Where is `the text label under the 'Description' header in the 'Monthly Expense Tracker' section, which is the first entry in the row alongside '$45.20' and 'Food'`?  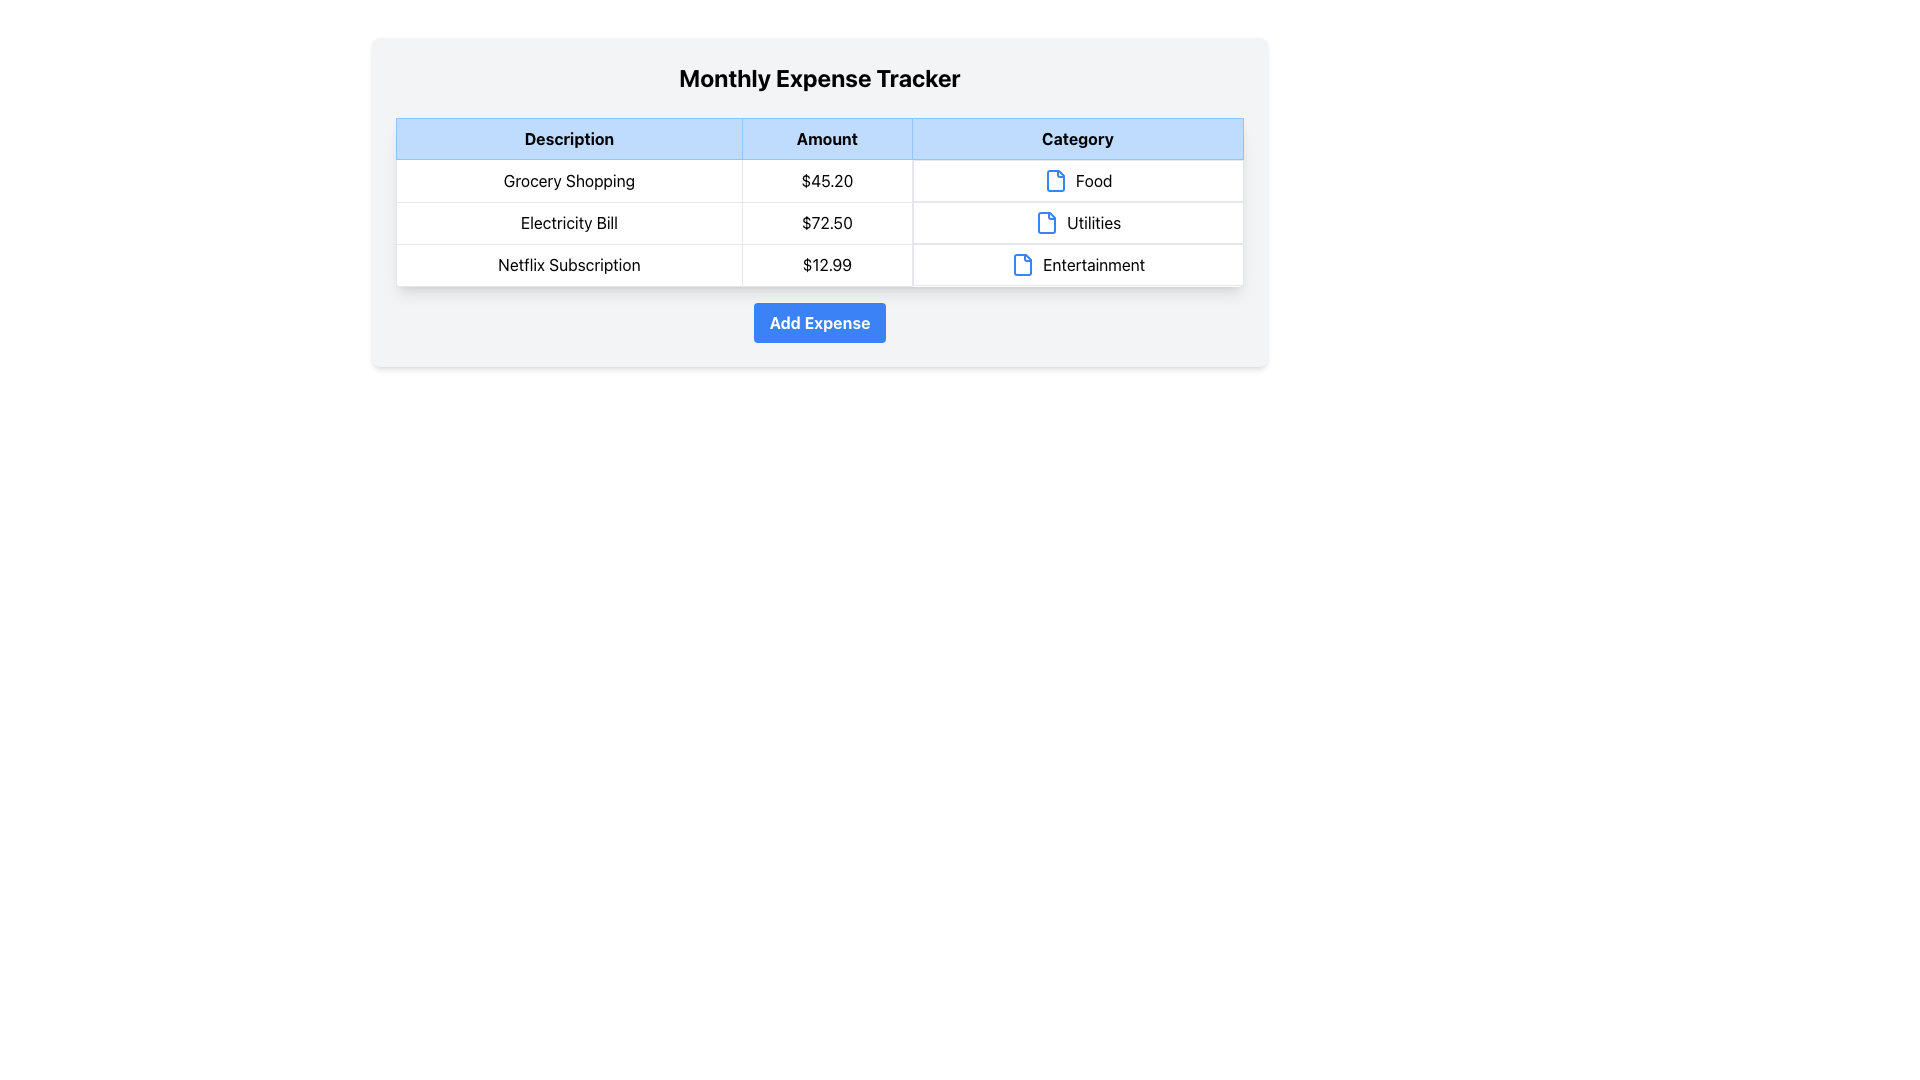
the text label under the 'Description' header in the 'Monthly Expense Tracker' section, which is the first entry in the row alongside '$45.20' and 'Food' is located at coordinates (568, 180).